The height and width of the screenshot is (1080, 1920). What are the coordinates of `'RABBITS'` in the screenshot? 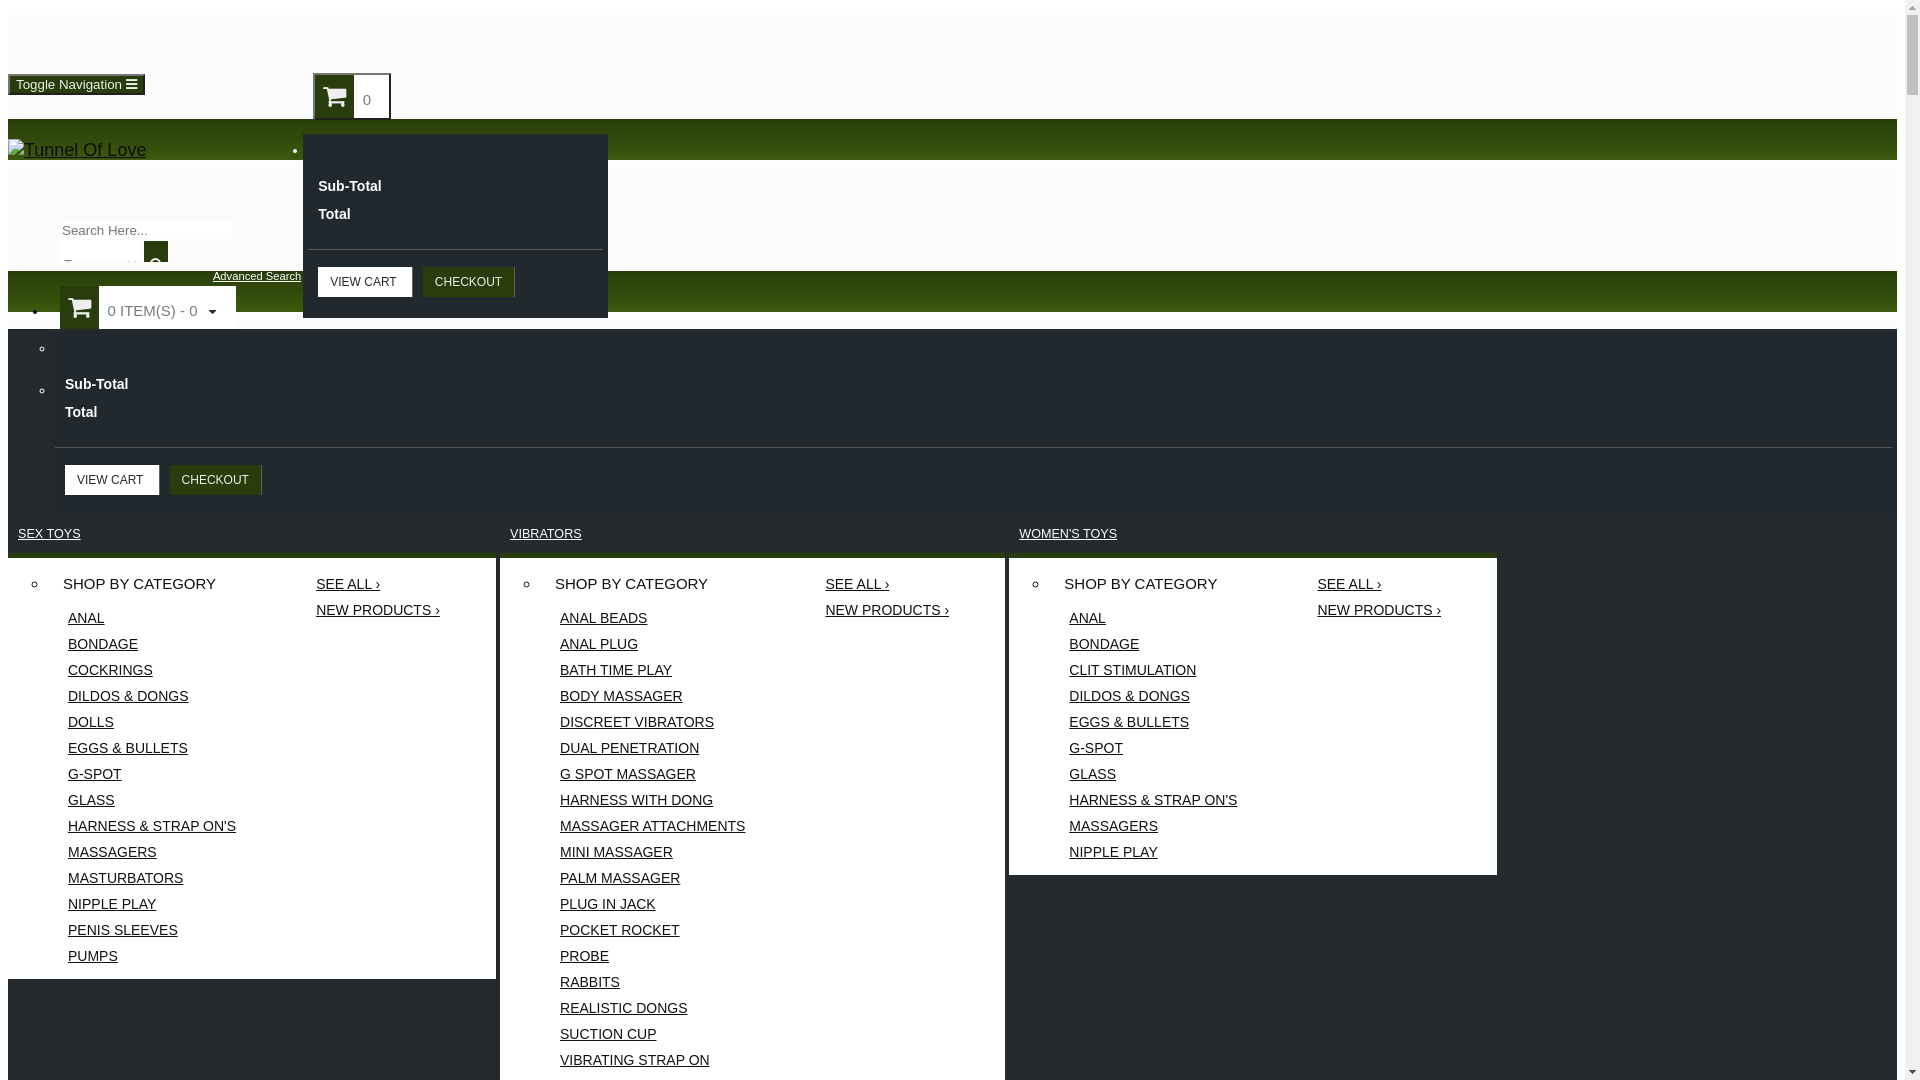 It's located at (652, 981).